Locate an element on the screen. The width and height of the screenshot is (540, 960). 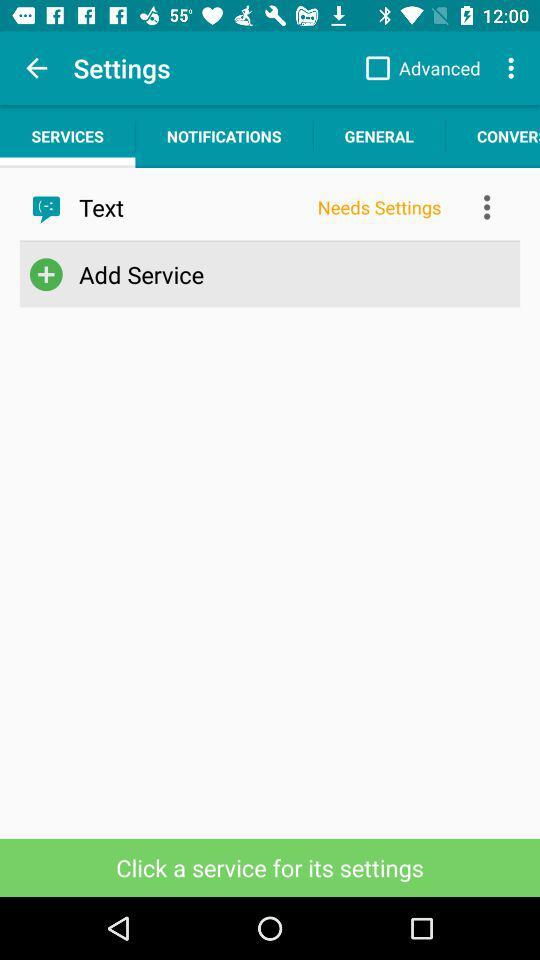
text item is located at coordinates (191, 207).